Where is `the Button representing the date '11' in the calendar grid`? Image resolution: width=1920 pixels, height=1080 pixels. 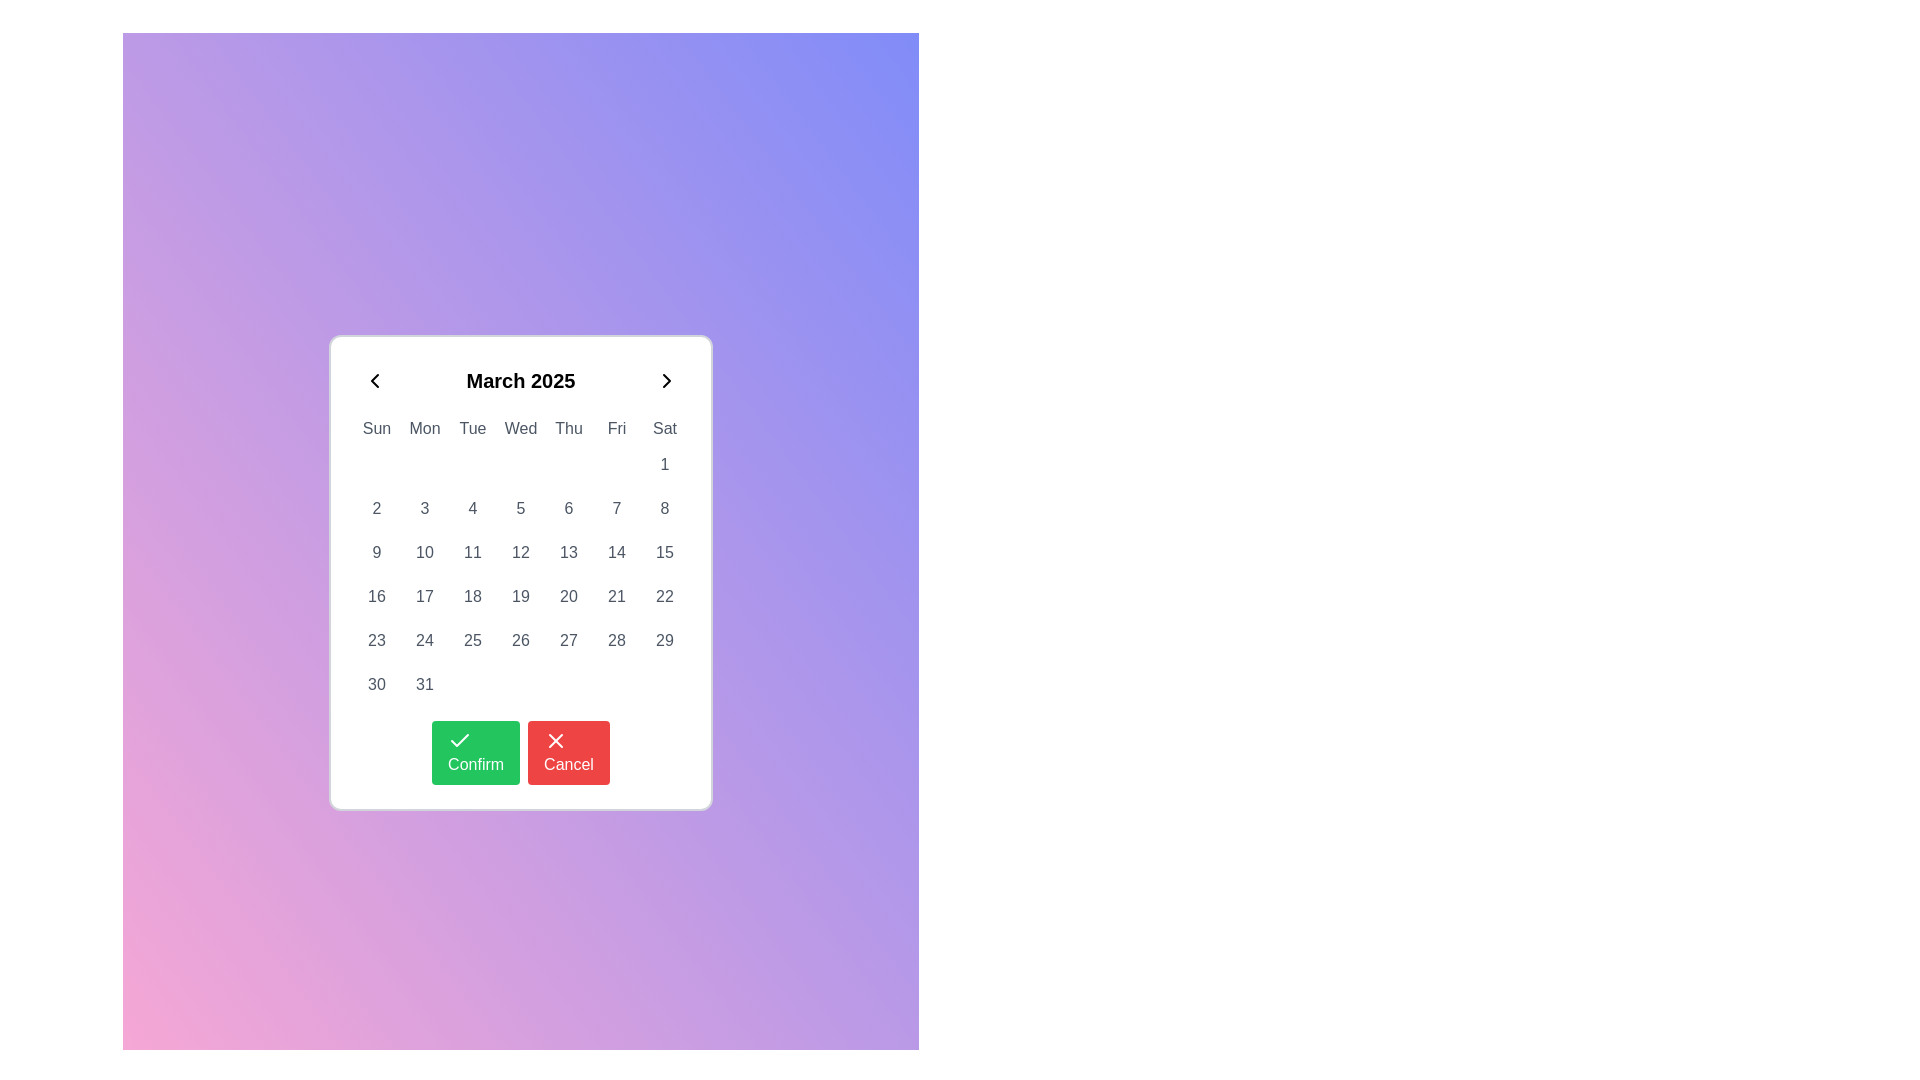 the Button representing the date '11' in the calendar grid is located at coordinates (472, 552).